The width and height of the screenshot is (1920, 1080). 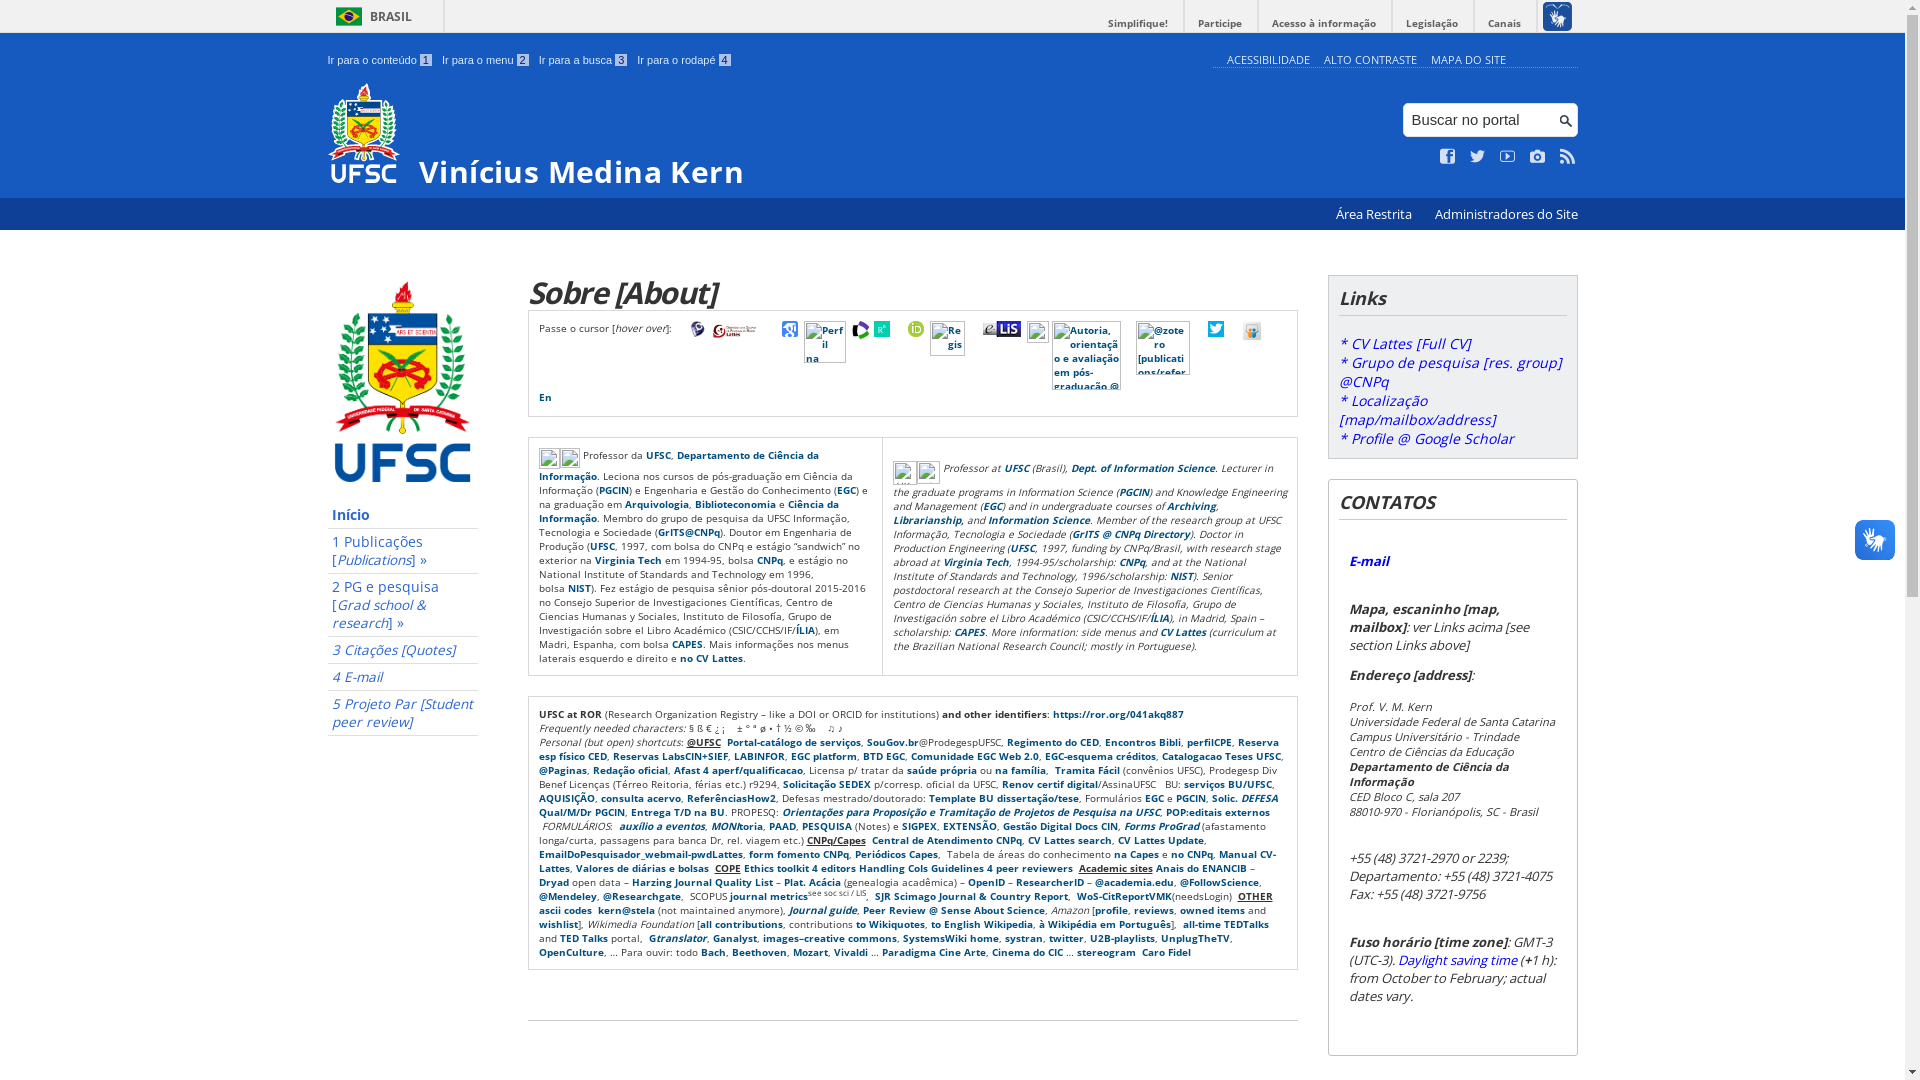 I want to click on 'Handling CoIs', so click(x=891, y=866).